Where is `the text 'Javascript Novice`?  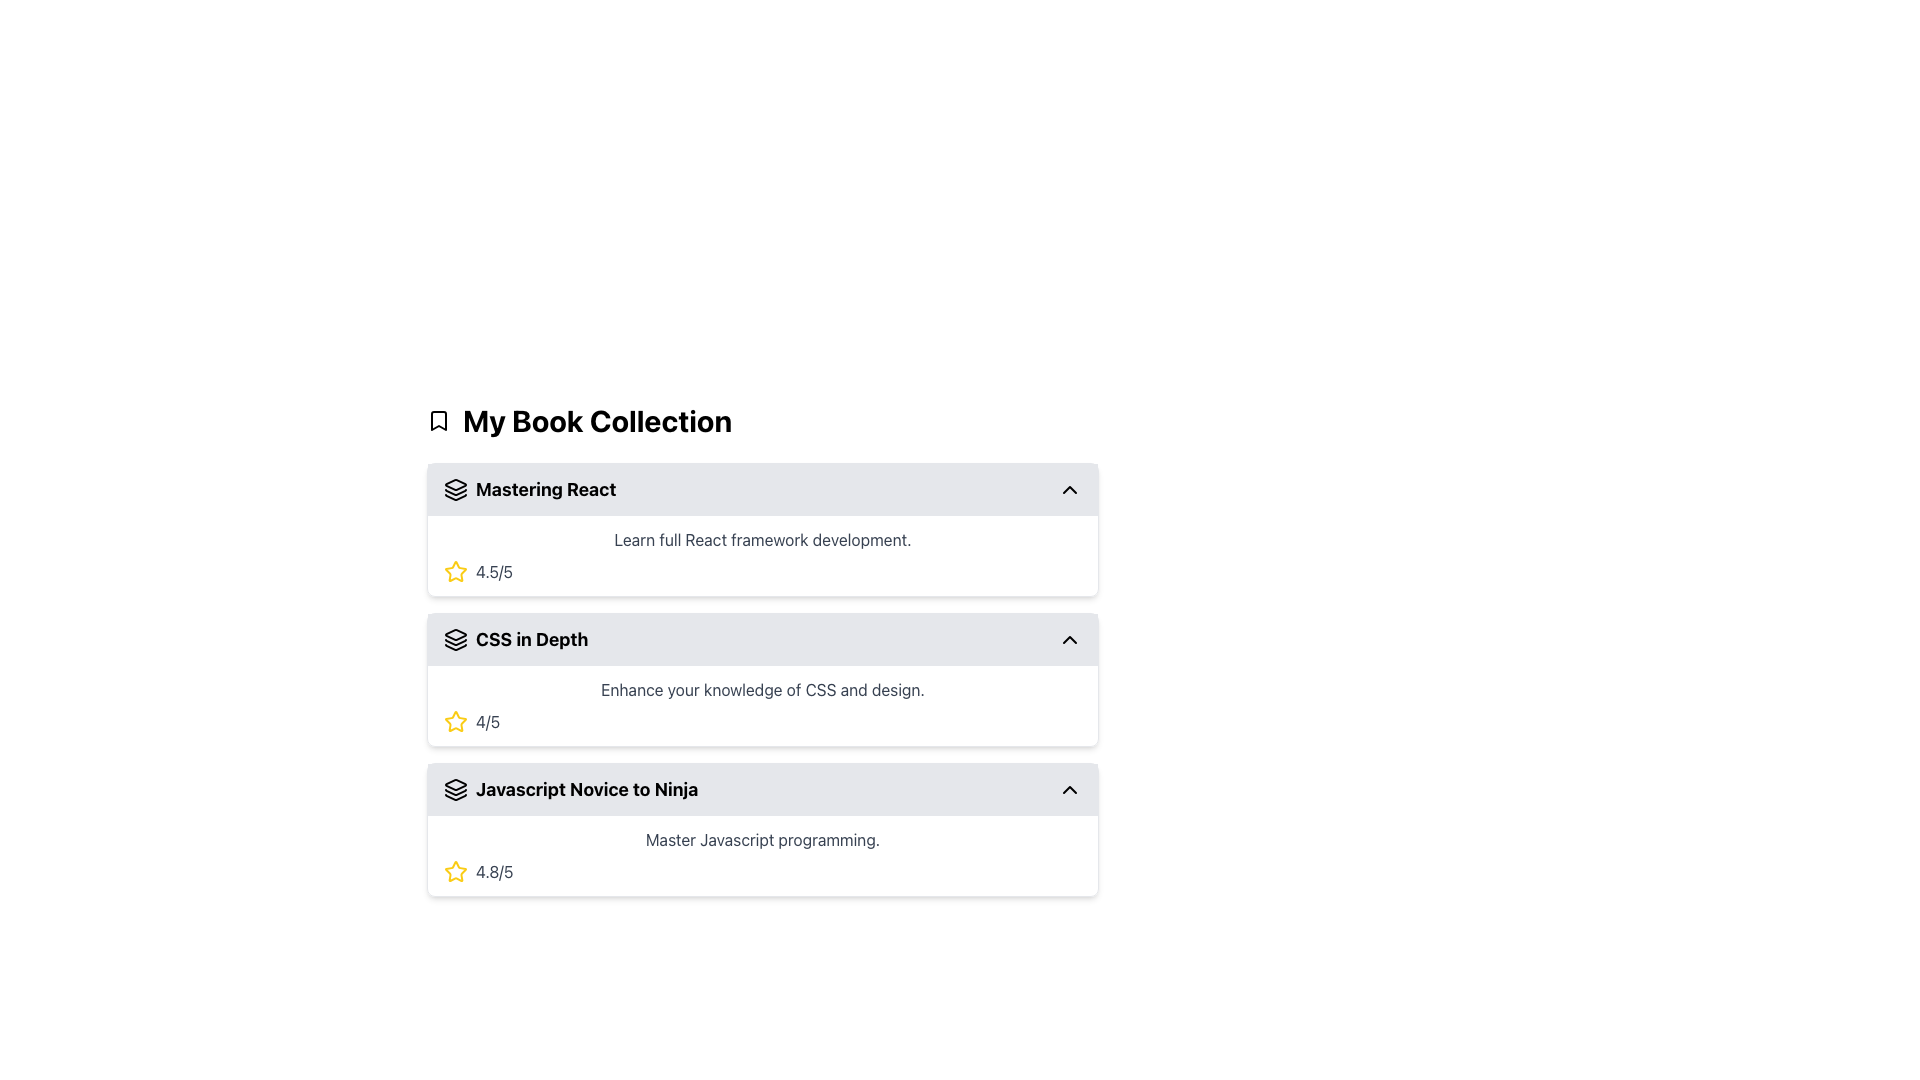
the text 'Javascript Novice is located at coordinates (570, 789).